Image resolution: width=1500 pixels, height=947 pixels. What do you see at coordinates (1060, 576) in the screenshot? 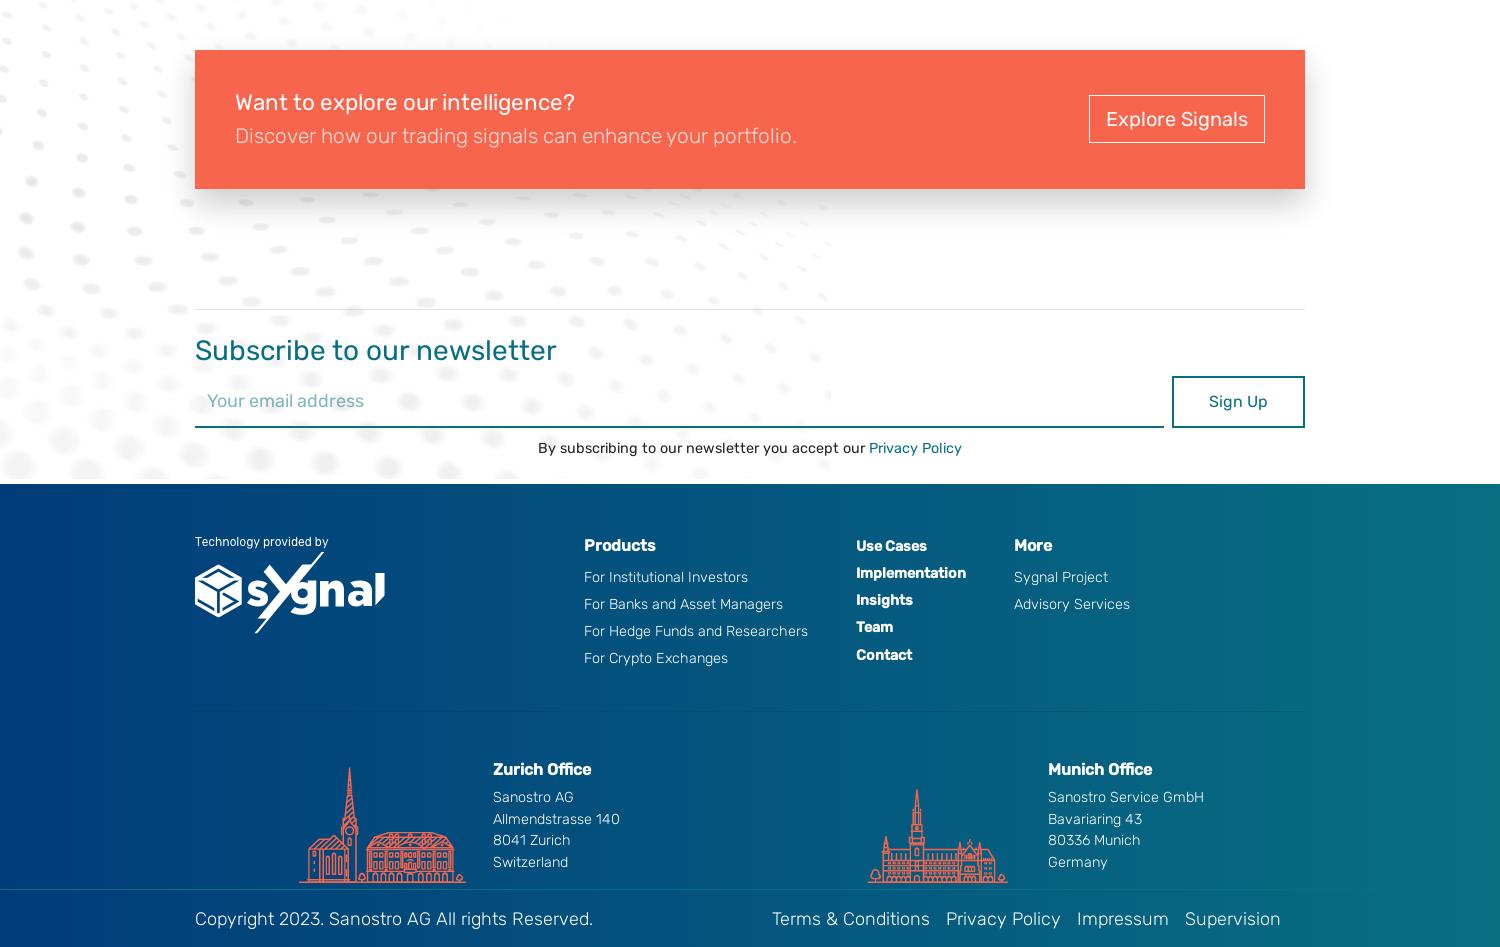
I see `'Sygnal Project'` at bounding box center [1060, 576].